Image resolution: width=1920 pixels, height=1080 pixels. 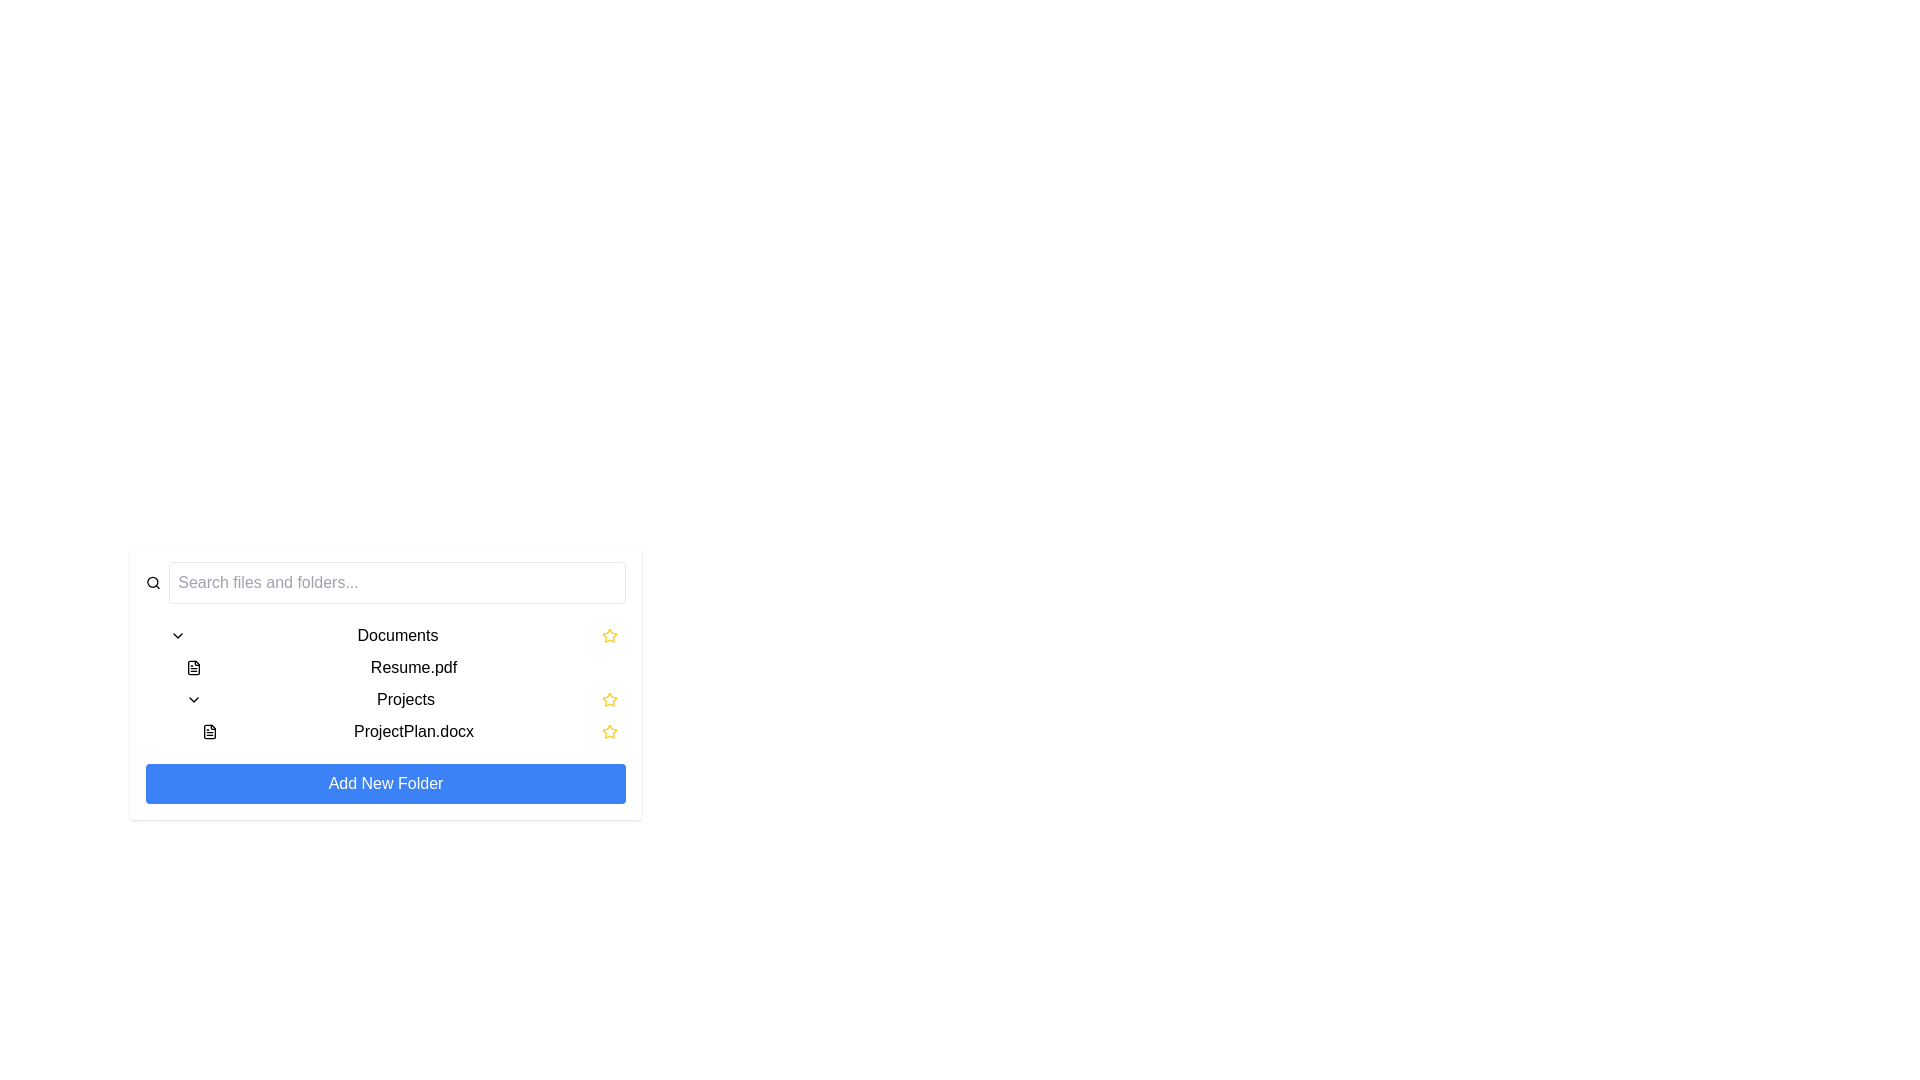 What do you see at coordinates (152, 582) in the screenshot?
I see `the circular element of the search icon located to the left of the search input field containing the placeholder text 'Search files and folders...'` at bounding box center [152, 582].